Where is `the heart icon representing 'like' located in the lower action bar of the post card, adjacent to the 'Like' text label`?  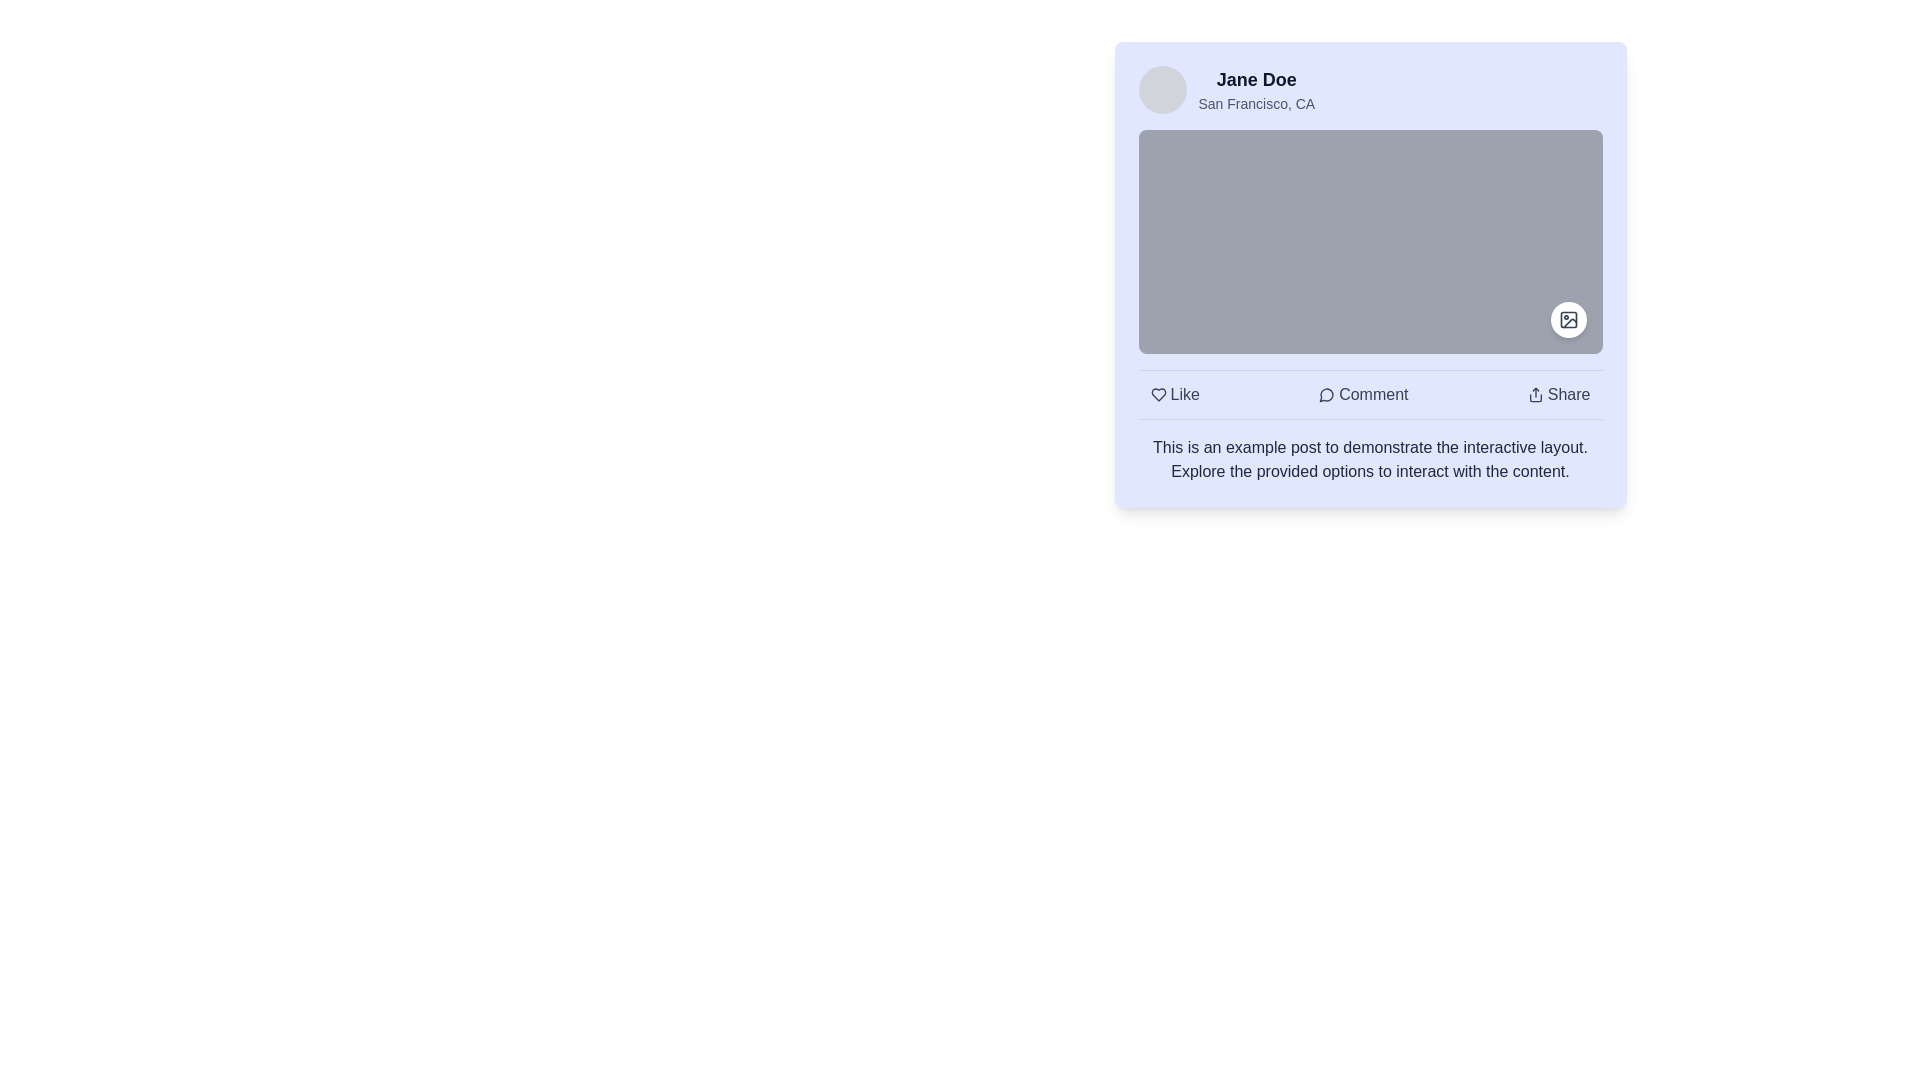
the heart icon representing 'like' located in the lower action bar of the post card, adjacent to the 'Like' text label is located at coordinates (1158, 394).